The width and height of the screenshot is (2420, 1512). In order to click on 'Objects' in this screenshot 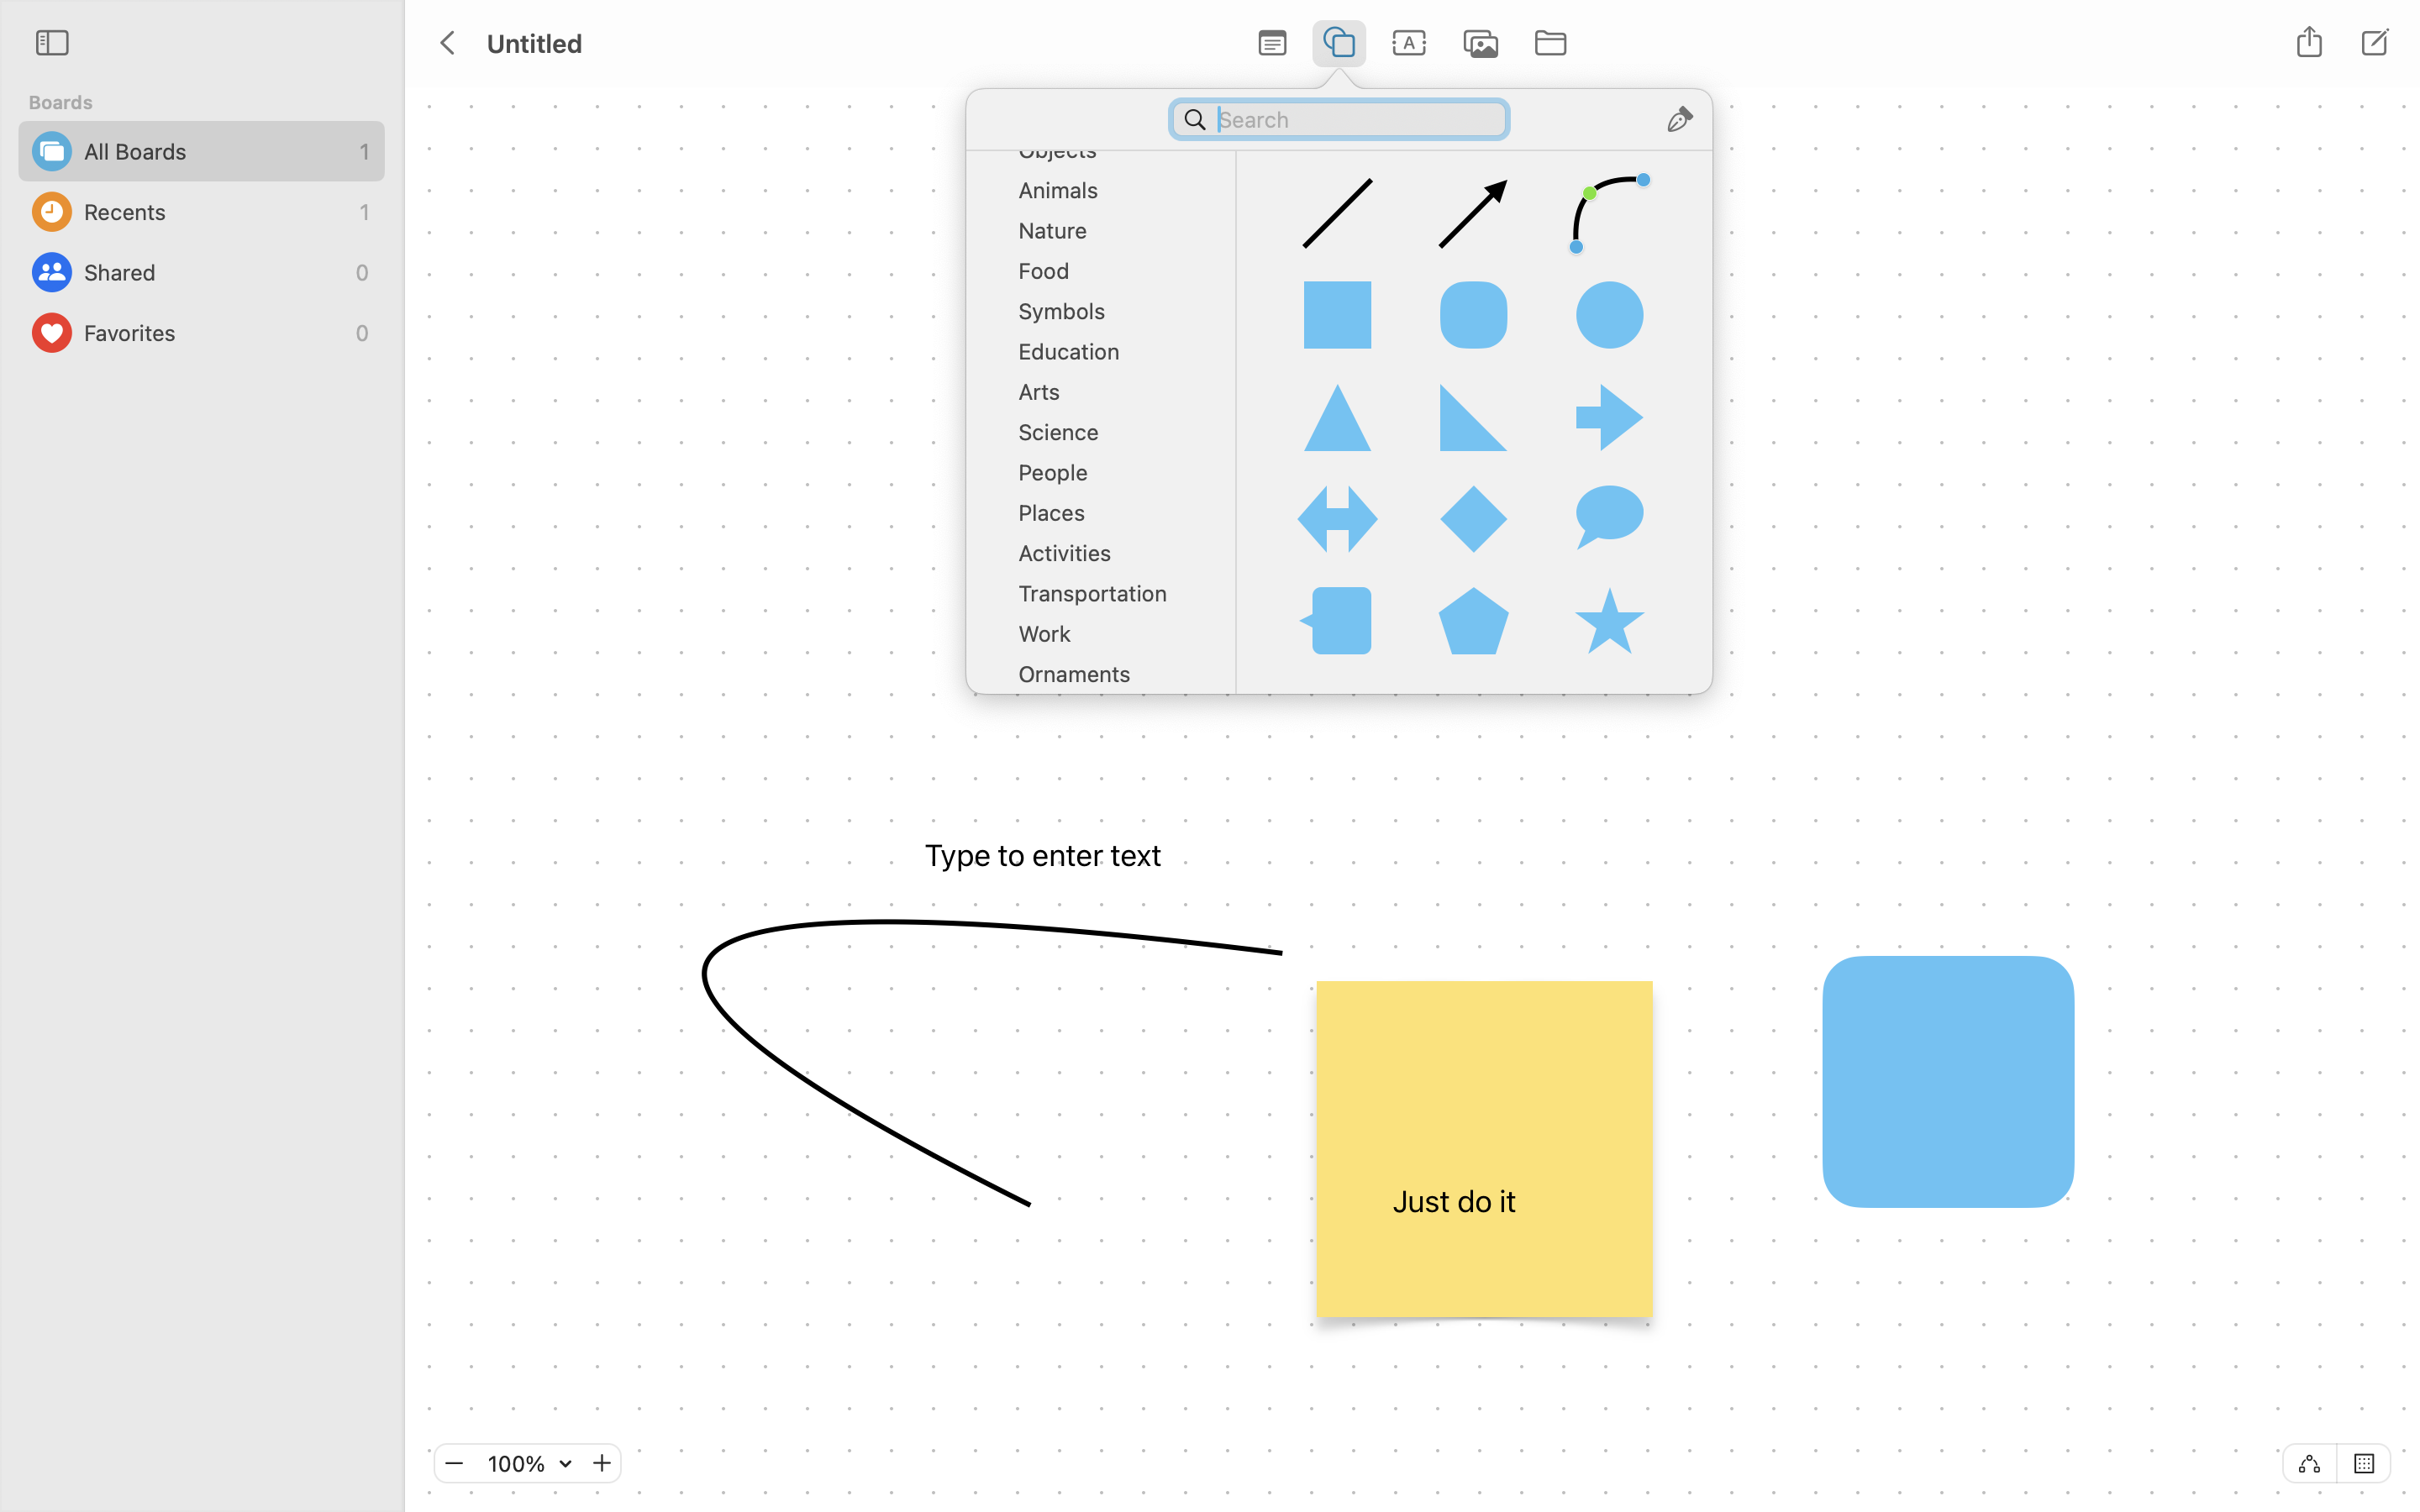, I will do `click(1107, 154)`.